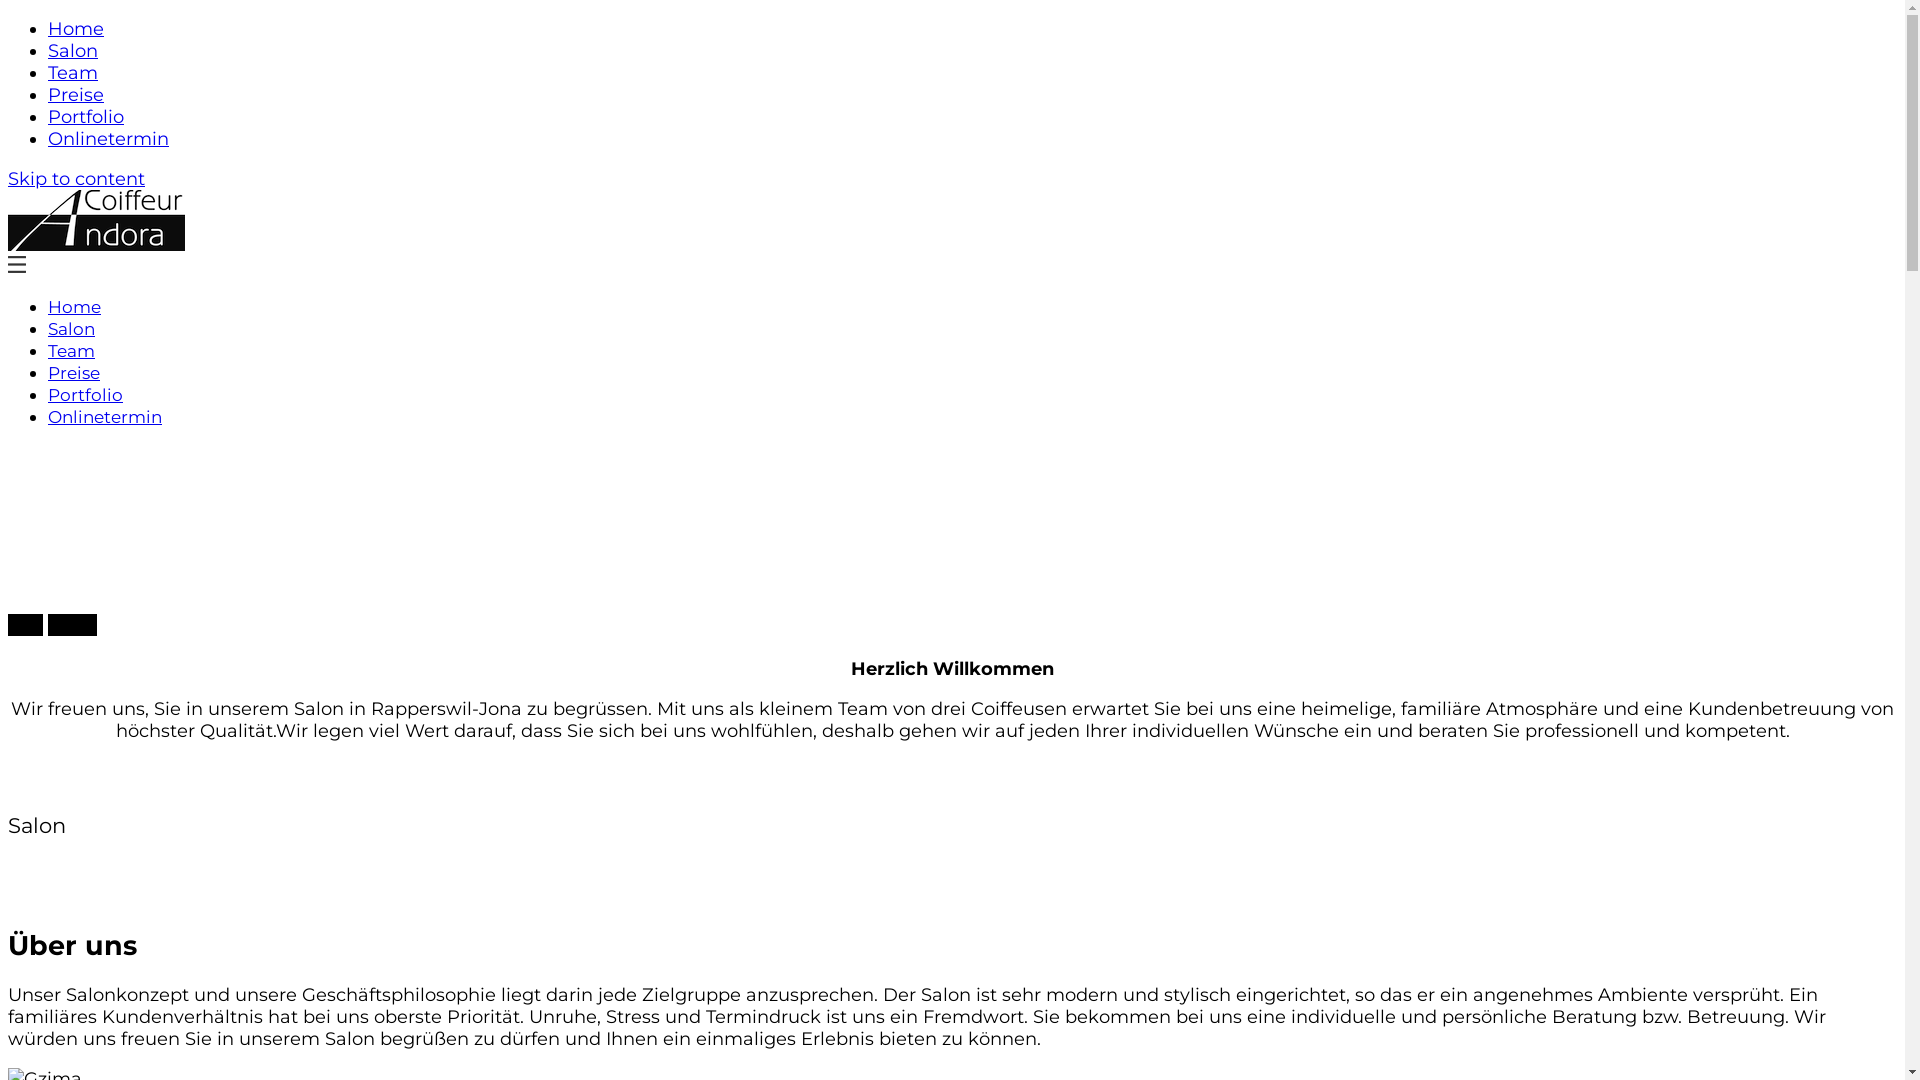 This screenshot has height=1080, width=1920. I want to click on 'Salon', so click(71, 327).